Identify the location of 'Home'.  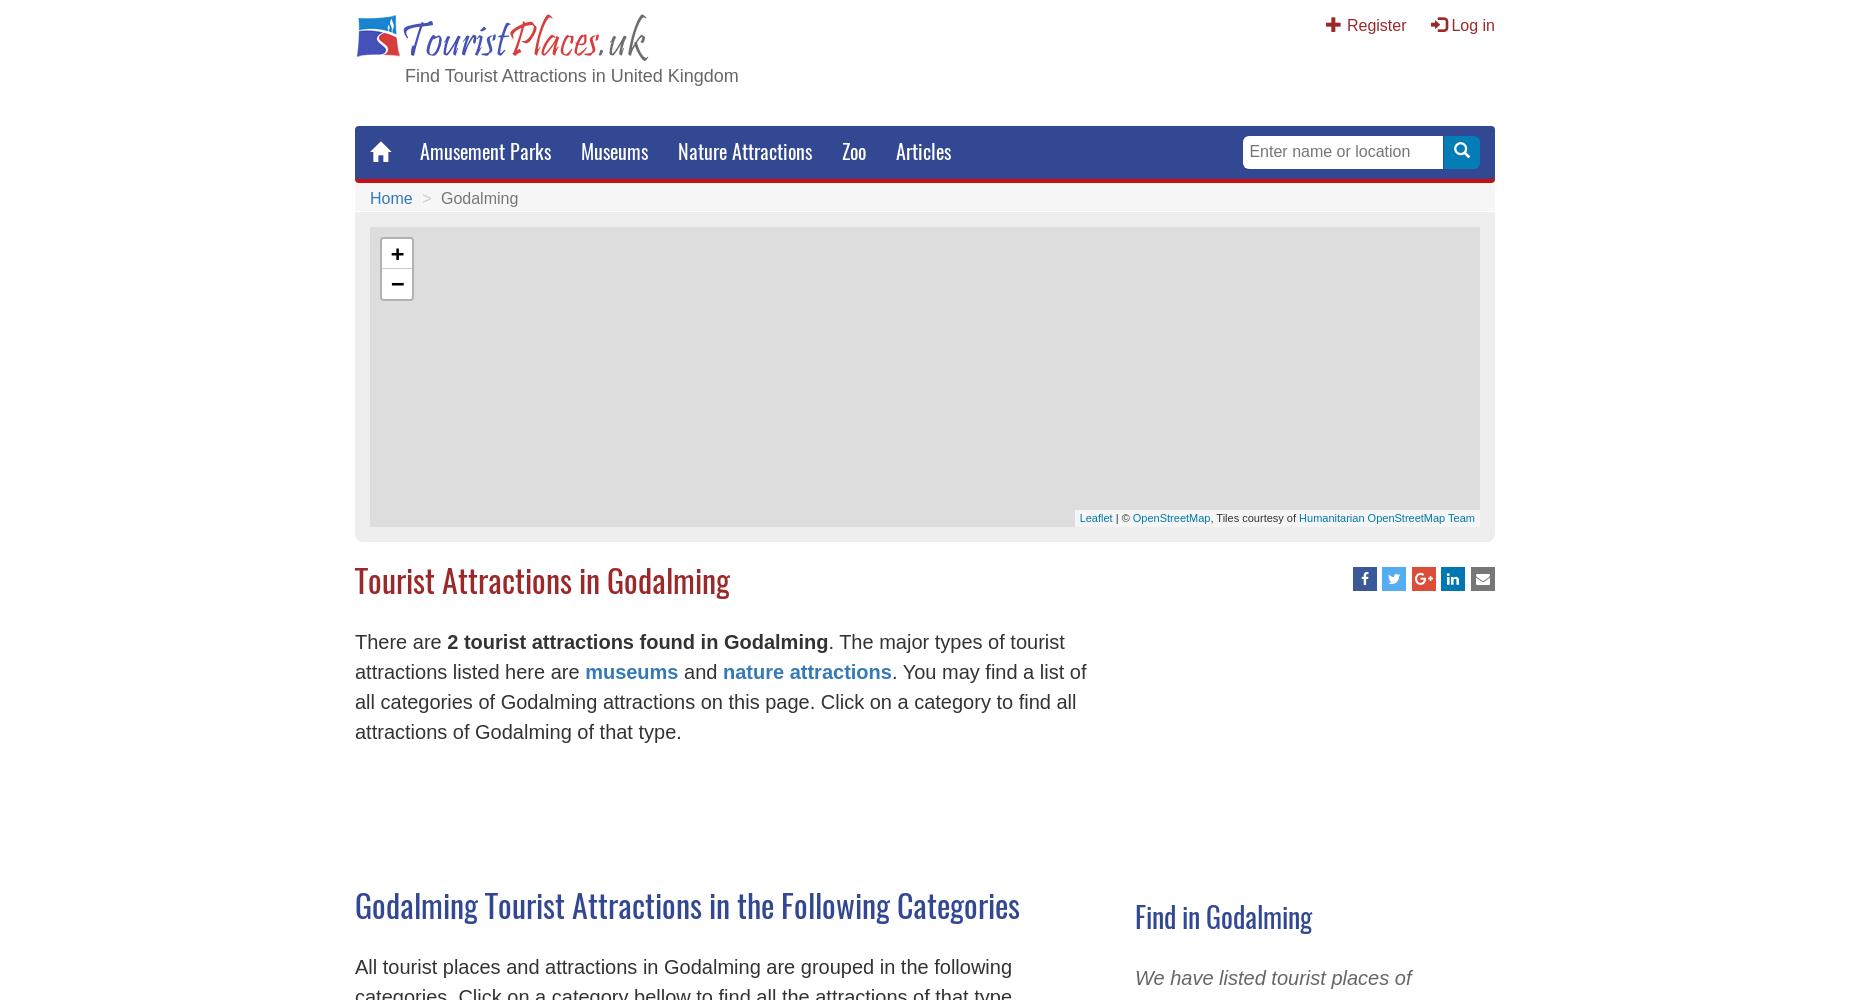
(390, 196).